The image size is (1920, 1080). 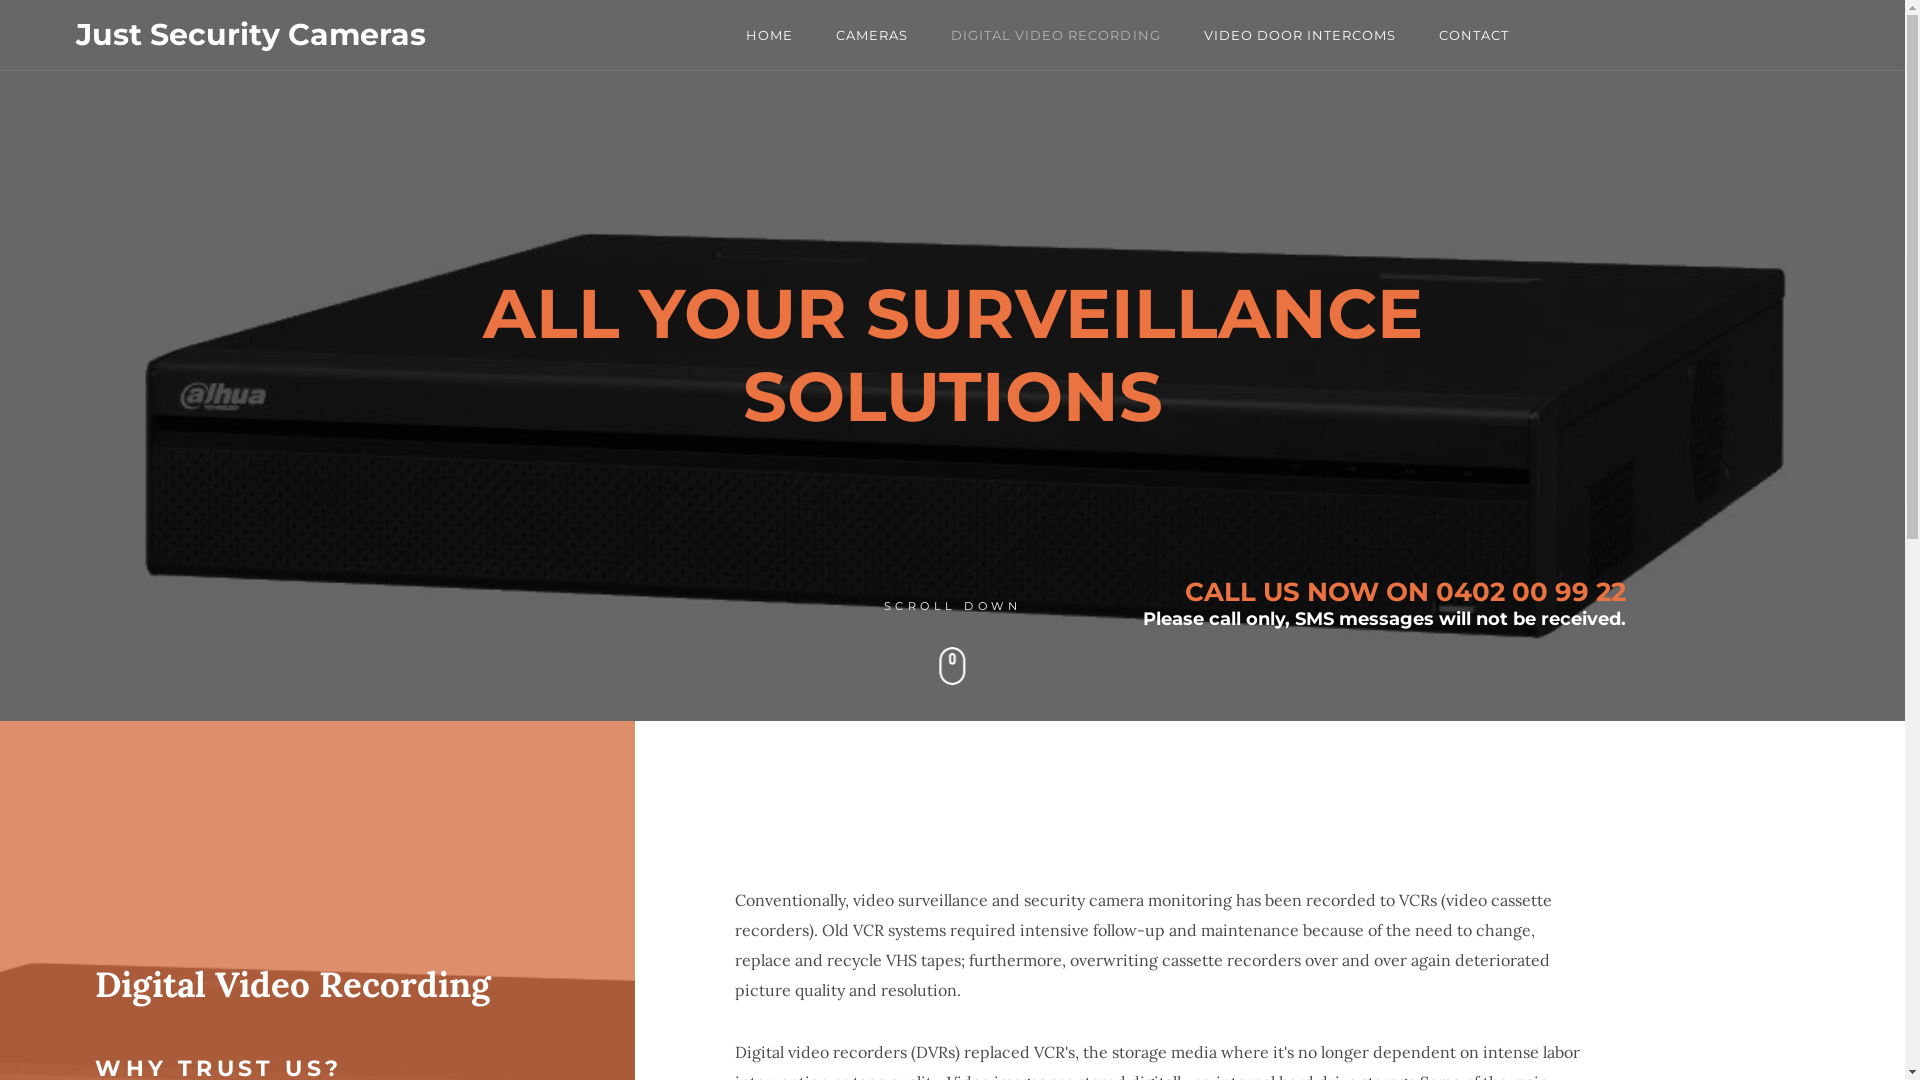 I want to click on 'CALL US NOW ON 0402 00 99 22', so click(x=1404, y=590).